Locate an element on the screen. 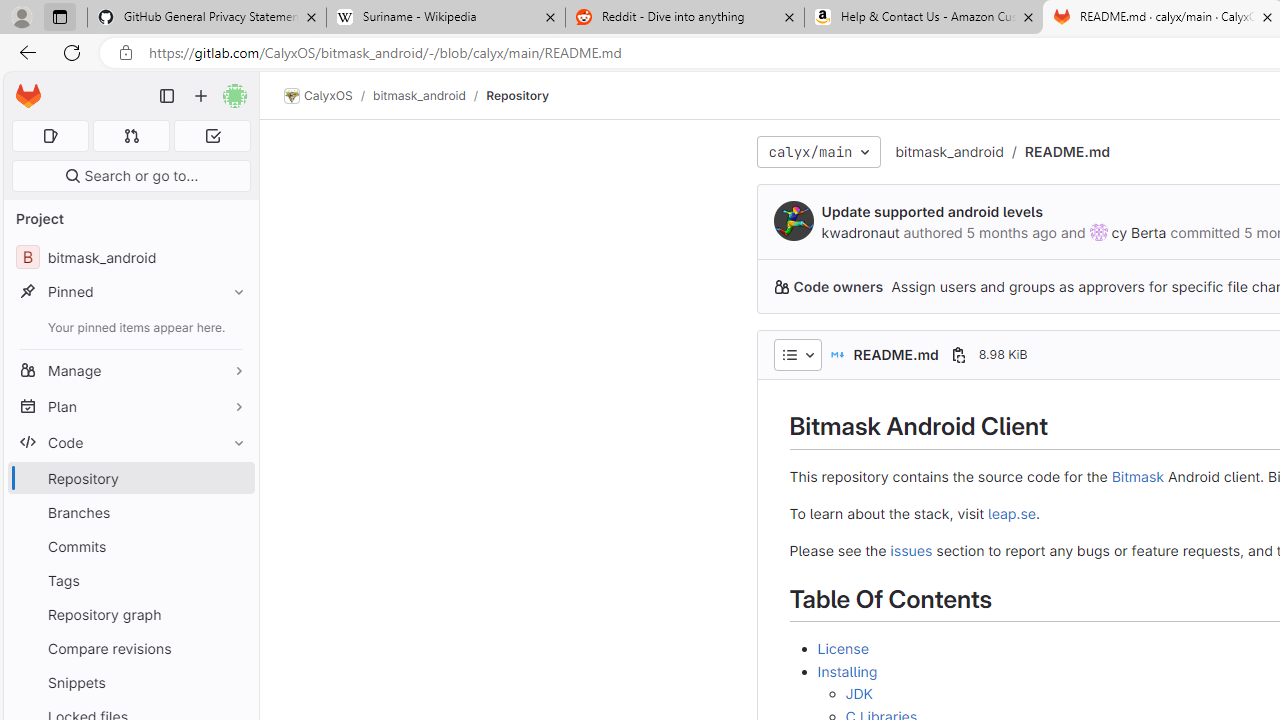 This screenshot has width=1280, height=720. 'Pin Repository' is located at coordinates (234, 478).